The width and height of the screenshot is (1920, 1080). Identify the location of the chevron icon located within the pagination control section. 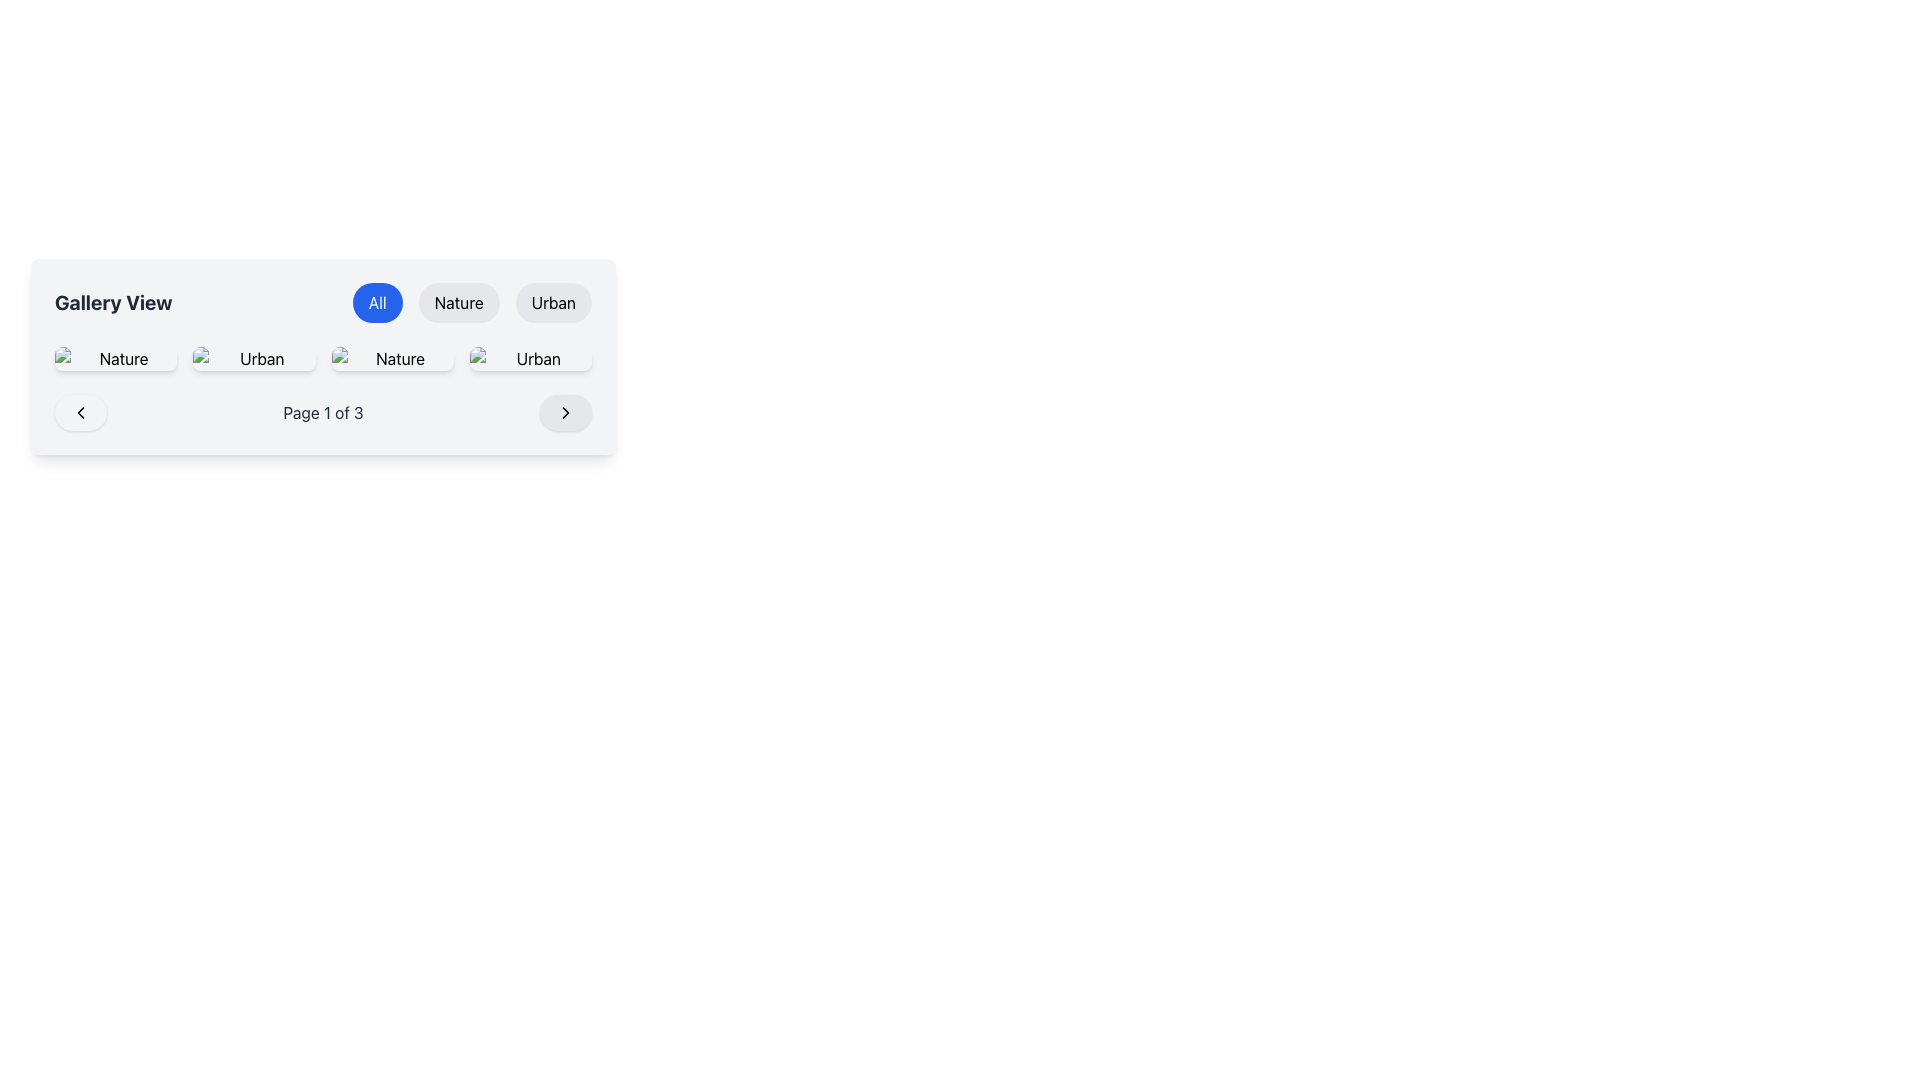
(565, 411).